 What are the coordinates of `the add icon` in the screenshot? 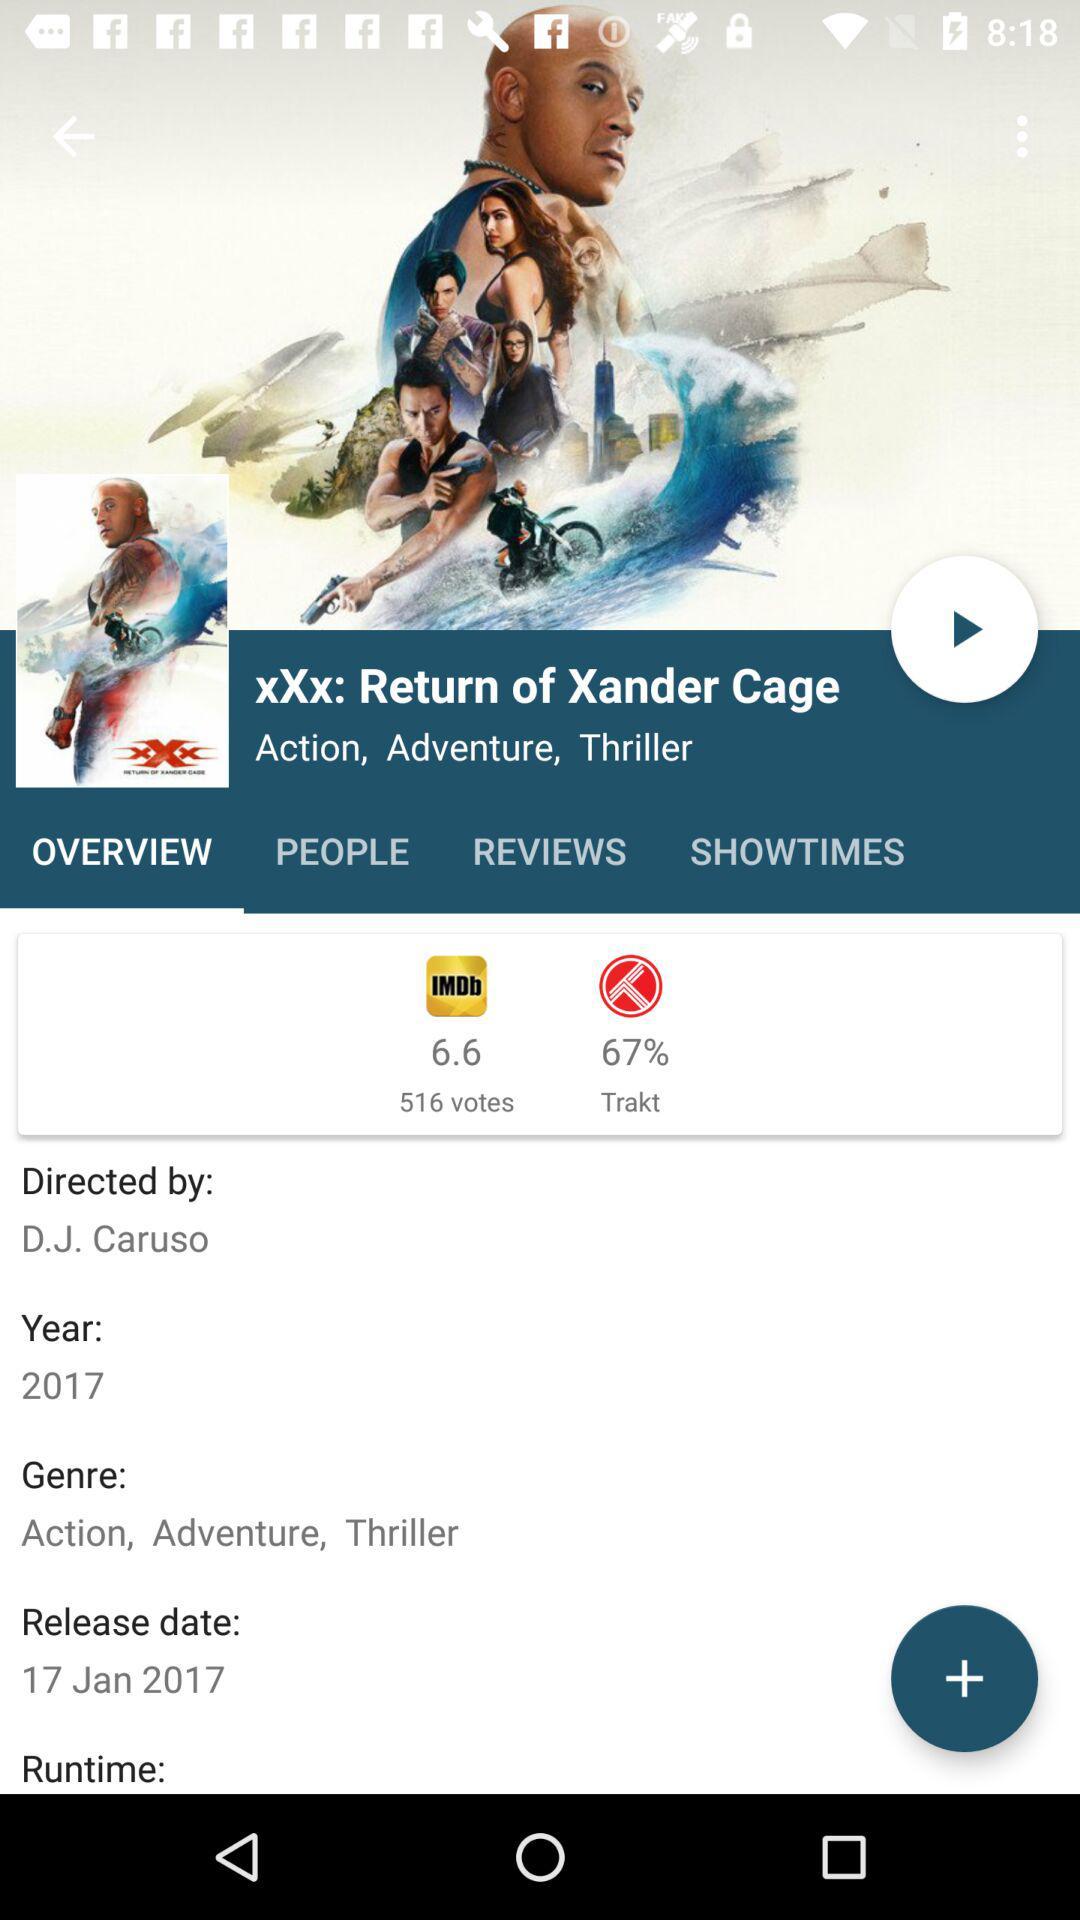 It's located at (963, 1678).